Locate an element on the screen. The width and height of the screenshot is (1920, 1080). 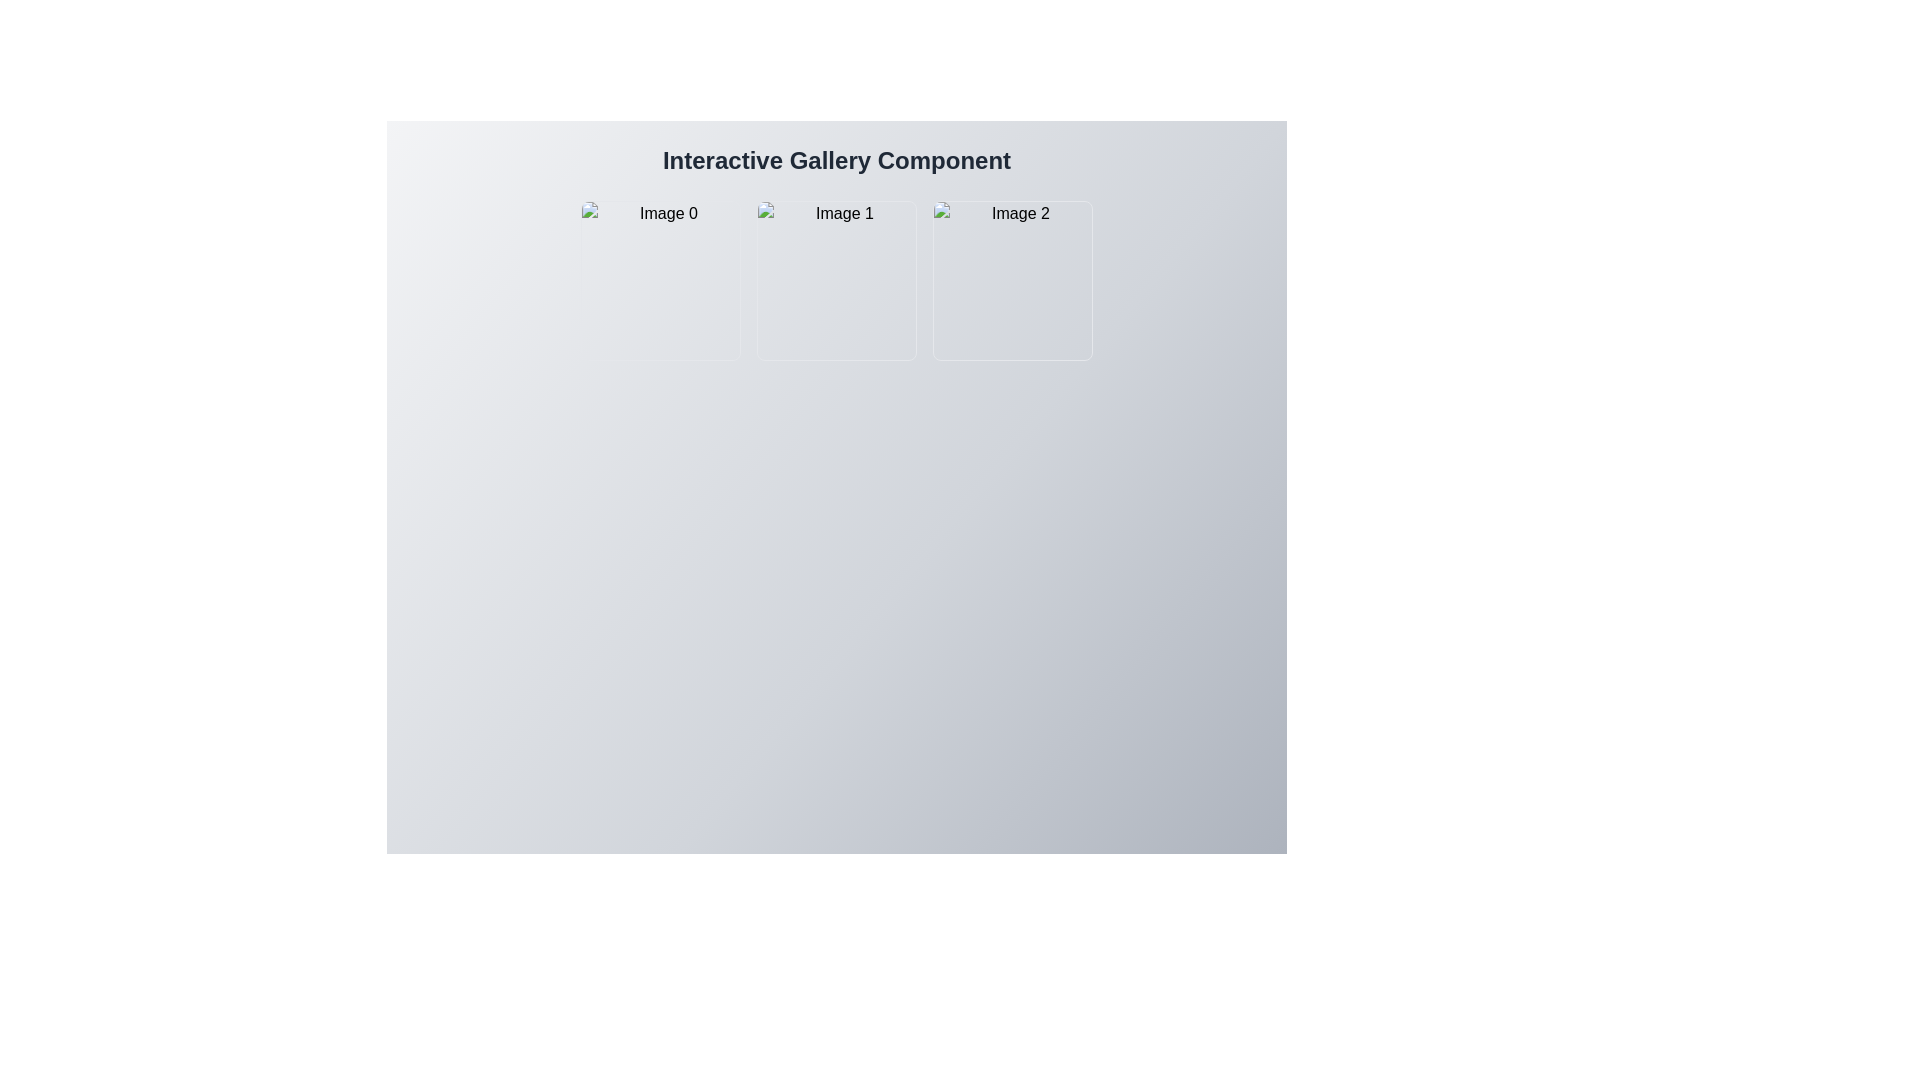
the first gallery thumbnail labeled 'Image 0' is located at coordinates (661, 281).